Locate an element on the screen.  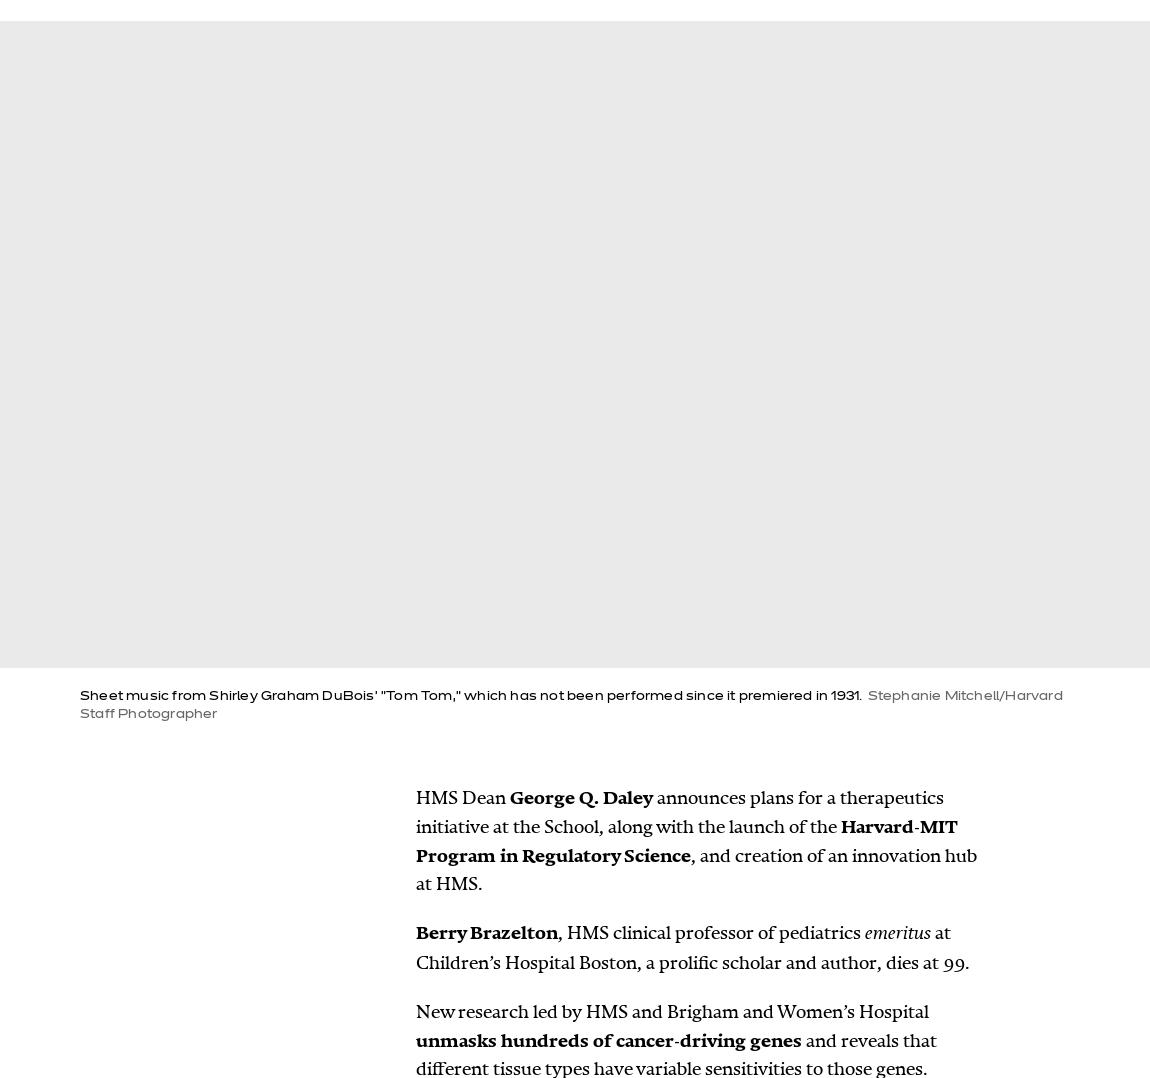
'unmasks hundreds of cancer-driving genes' is located at coordinates (608, 1038).